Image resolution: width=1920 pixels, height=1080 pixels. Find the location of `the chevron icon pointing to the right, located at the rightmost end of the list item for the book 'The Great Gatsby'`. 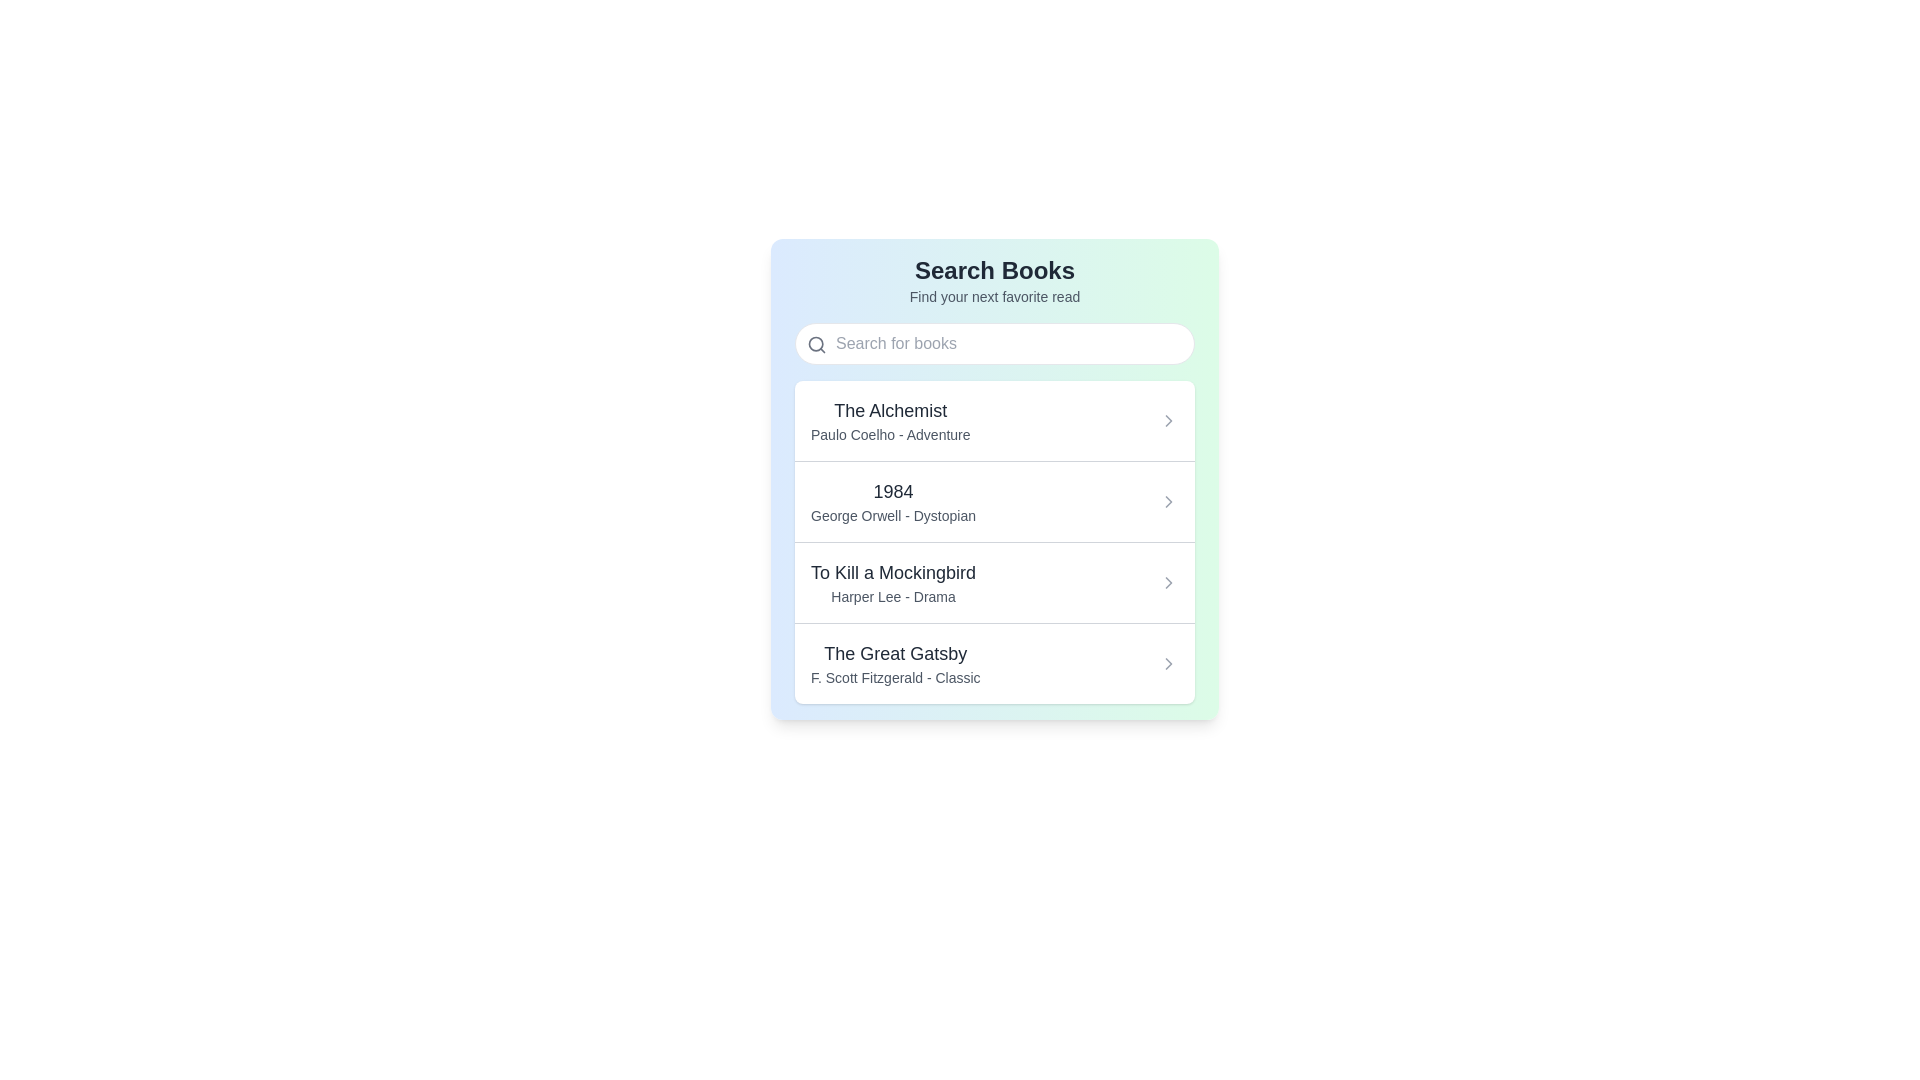

the chevron icon pointing to the right, located at the rightmost end of the list item for the book 'The Great Gatsby' is located at coordinates (1169, 663).